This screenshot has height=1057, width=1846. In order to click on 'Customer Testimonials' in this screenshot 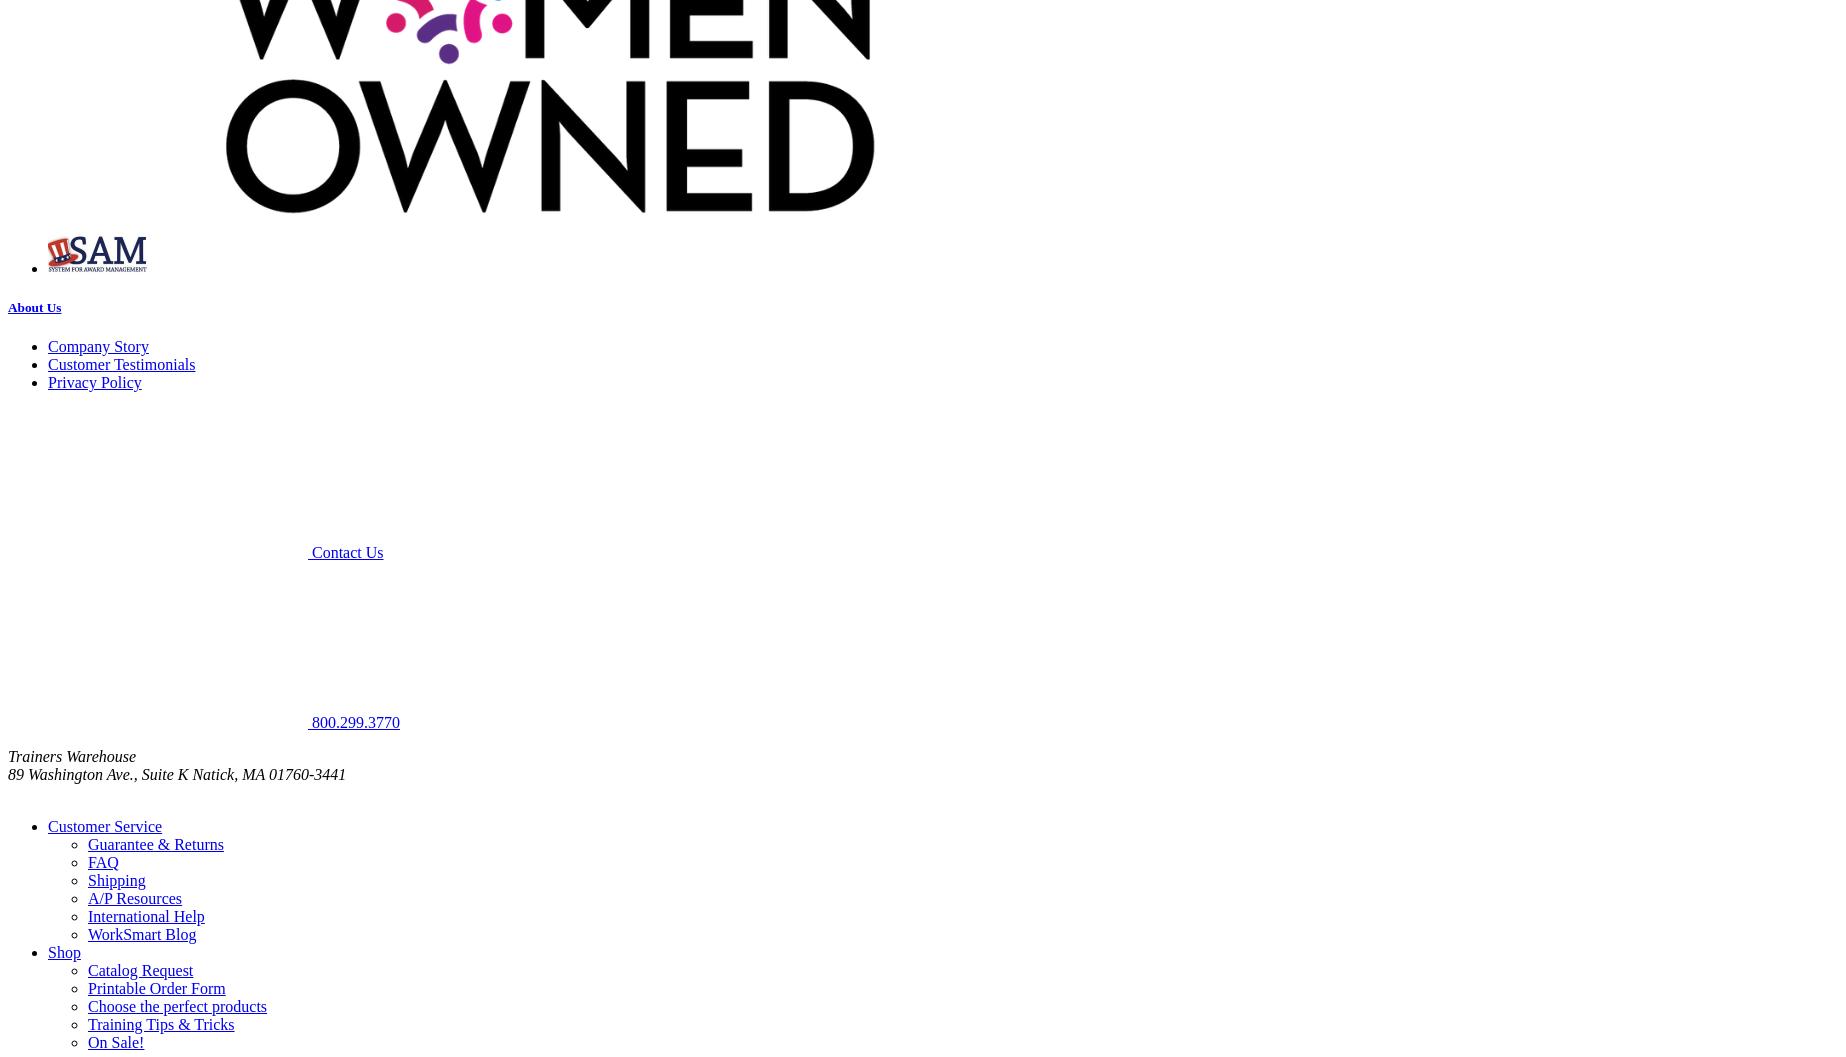, I will do `click(121, 364)`.